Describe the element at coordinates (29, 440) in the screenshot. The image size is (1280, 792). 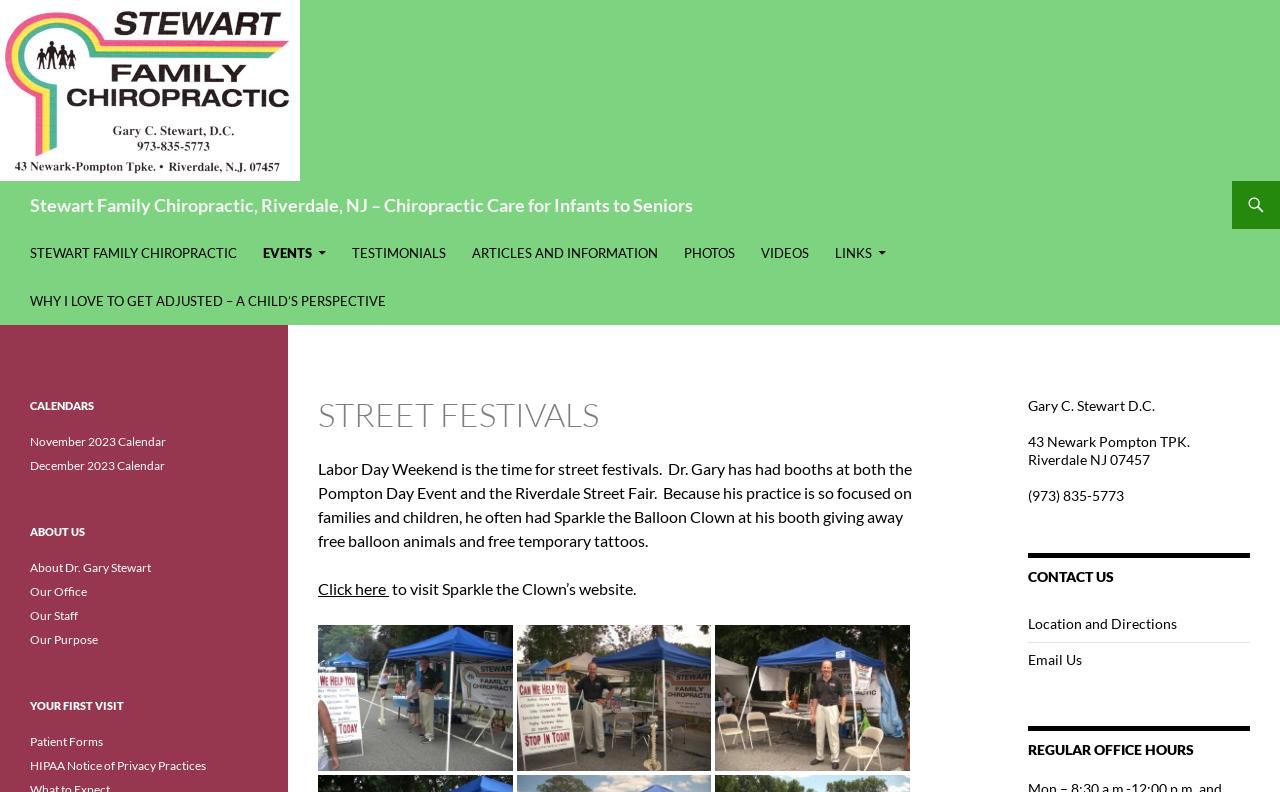
I see `'November 2023 Calendar'` at that location.